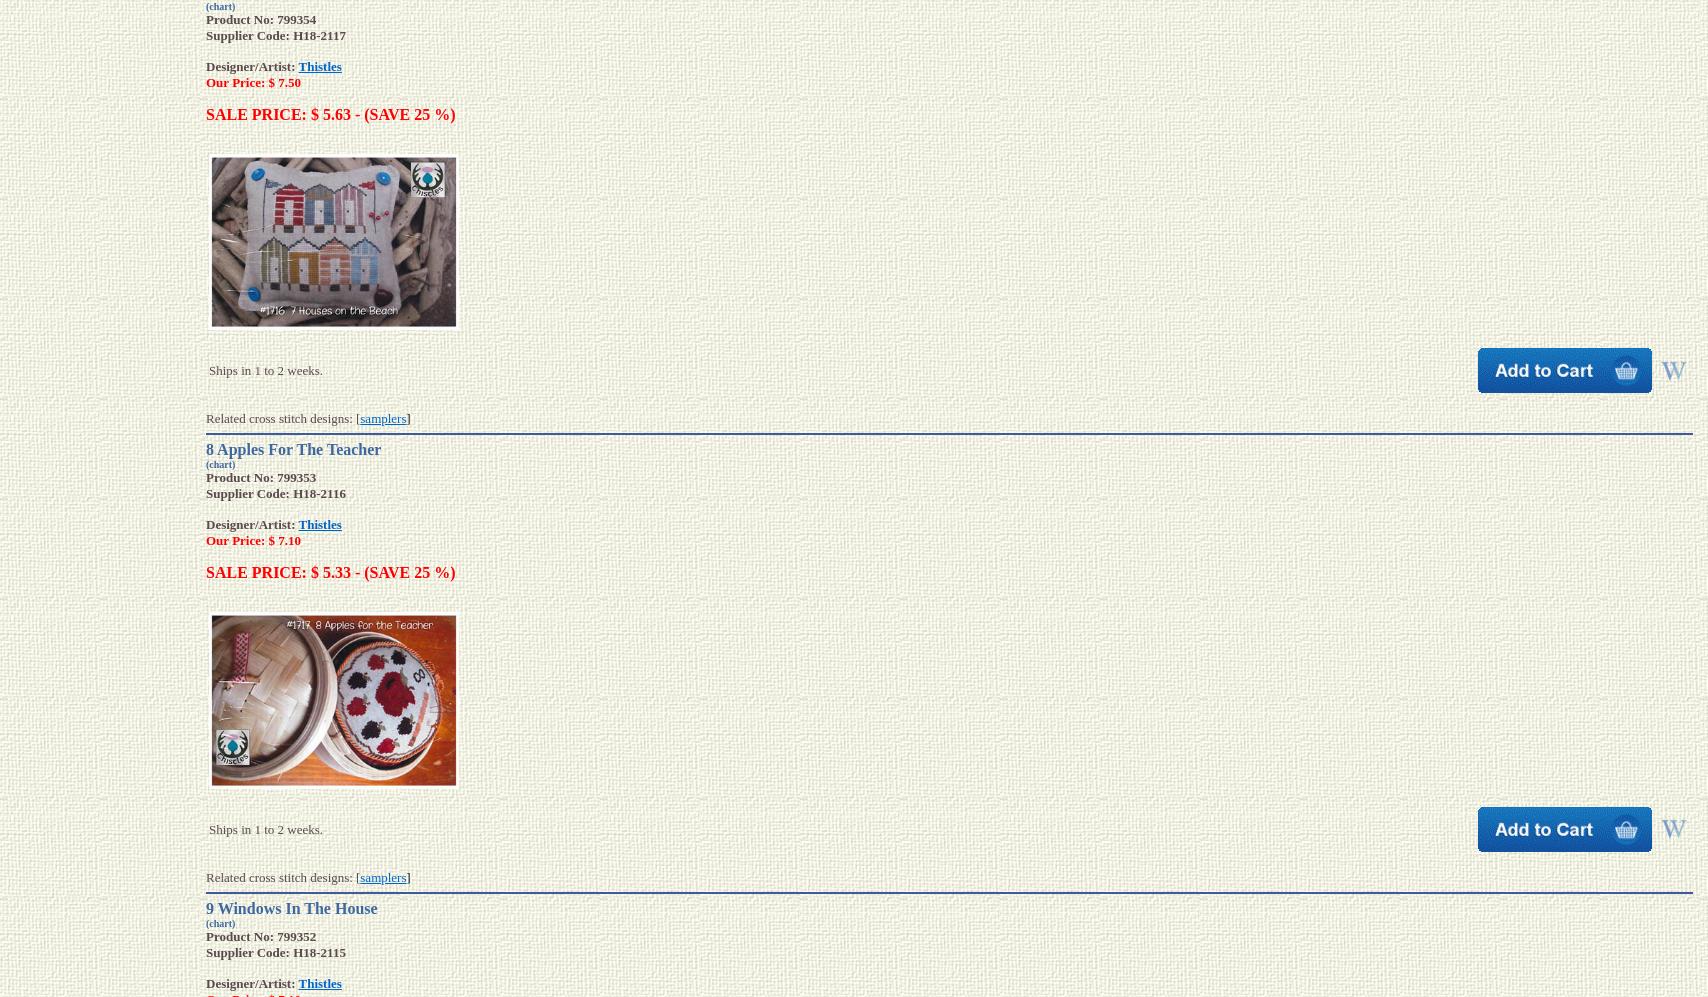 This screenshot has width=1708, height=997. What do you see at coordinates (205, 114) in the screenshot?
I see `'SALE PRICE: $ 5.63 - (SAVE 25 %)'` at bounding box center [205, 114].